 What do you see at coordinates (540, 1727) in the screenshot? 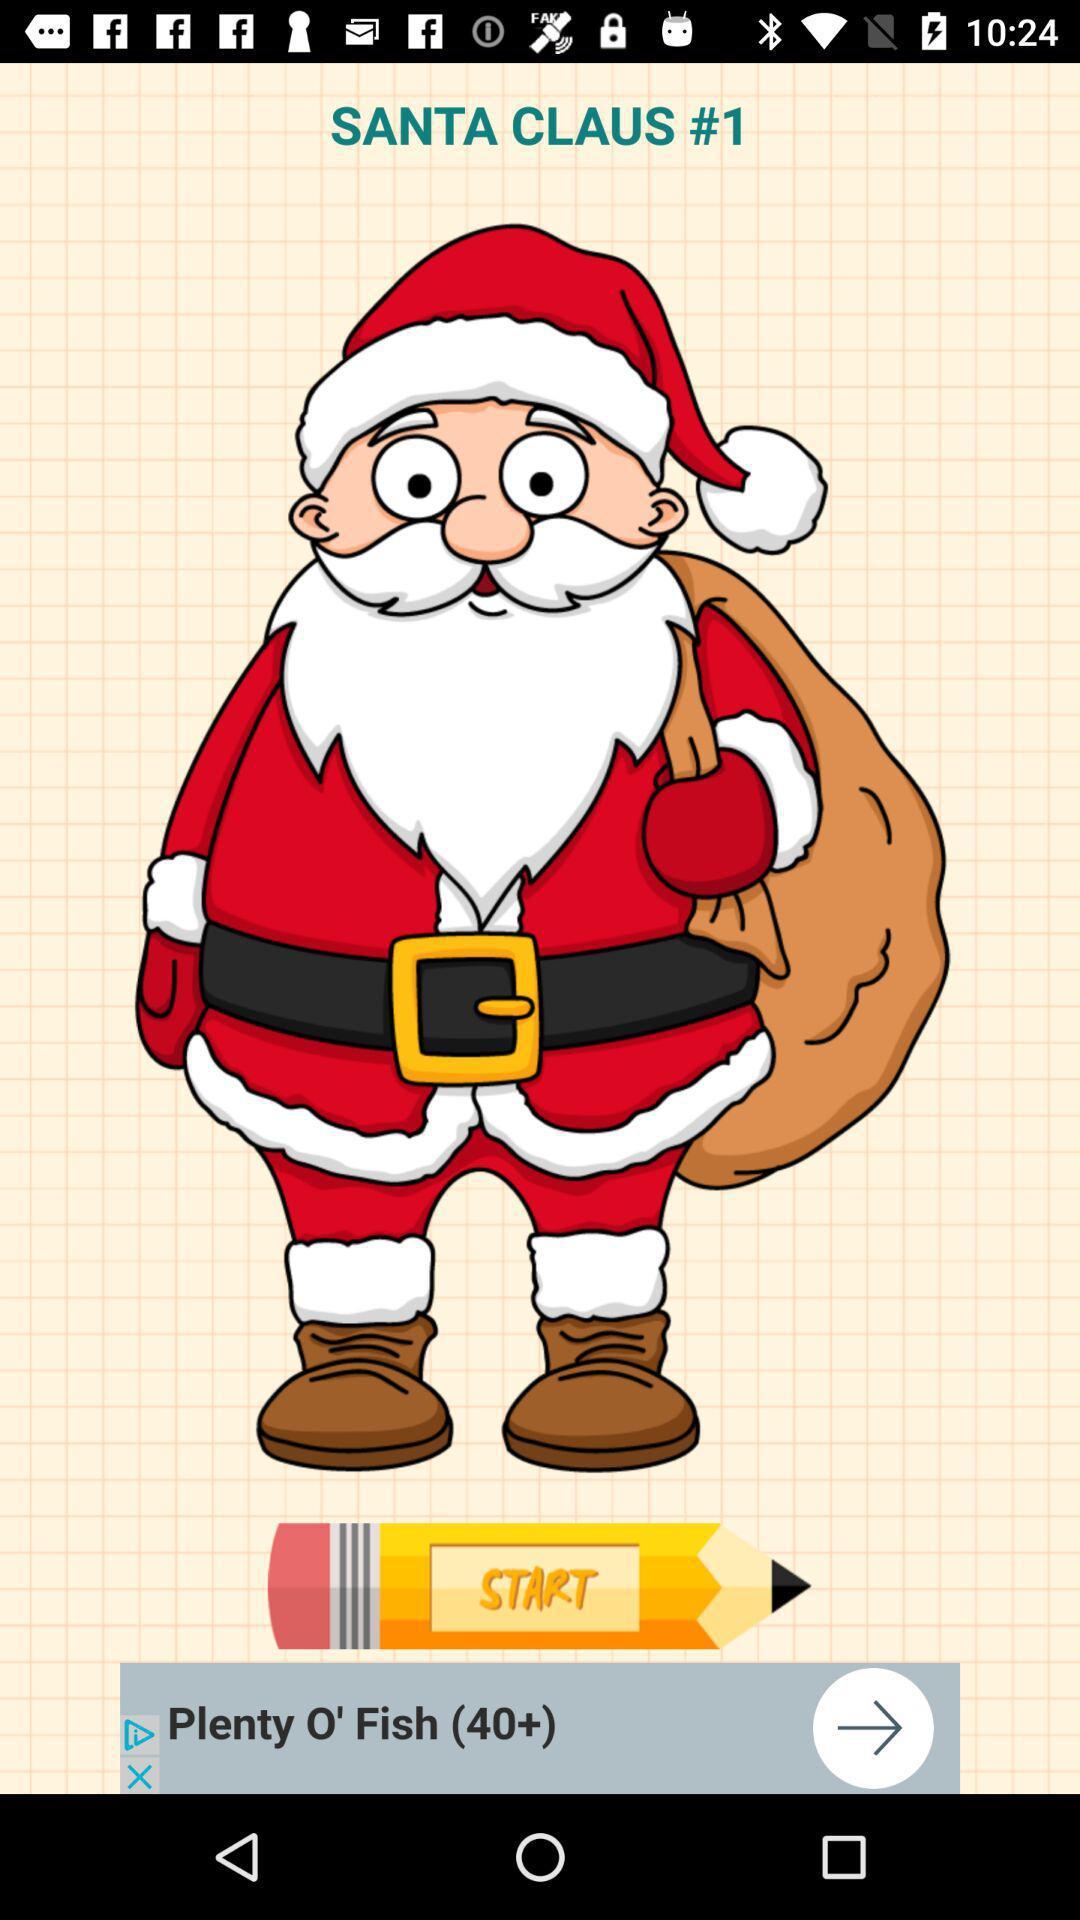
I see `how to draw christmas` at bounding box center [540, 1727].